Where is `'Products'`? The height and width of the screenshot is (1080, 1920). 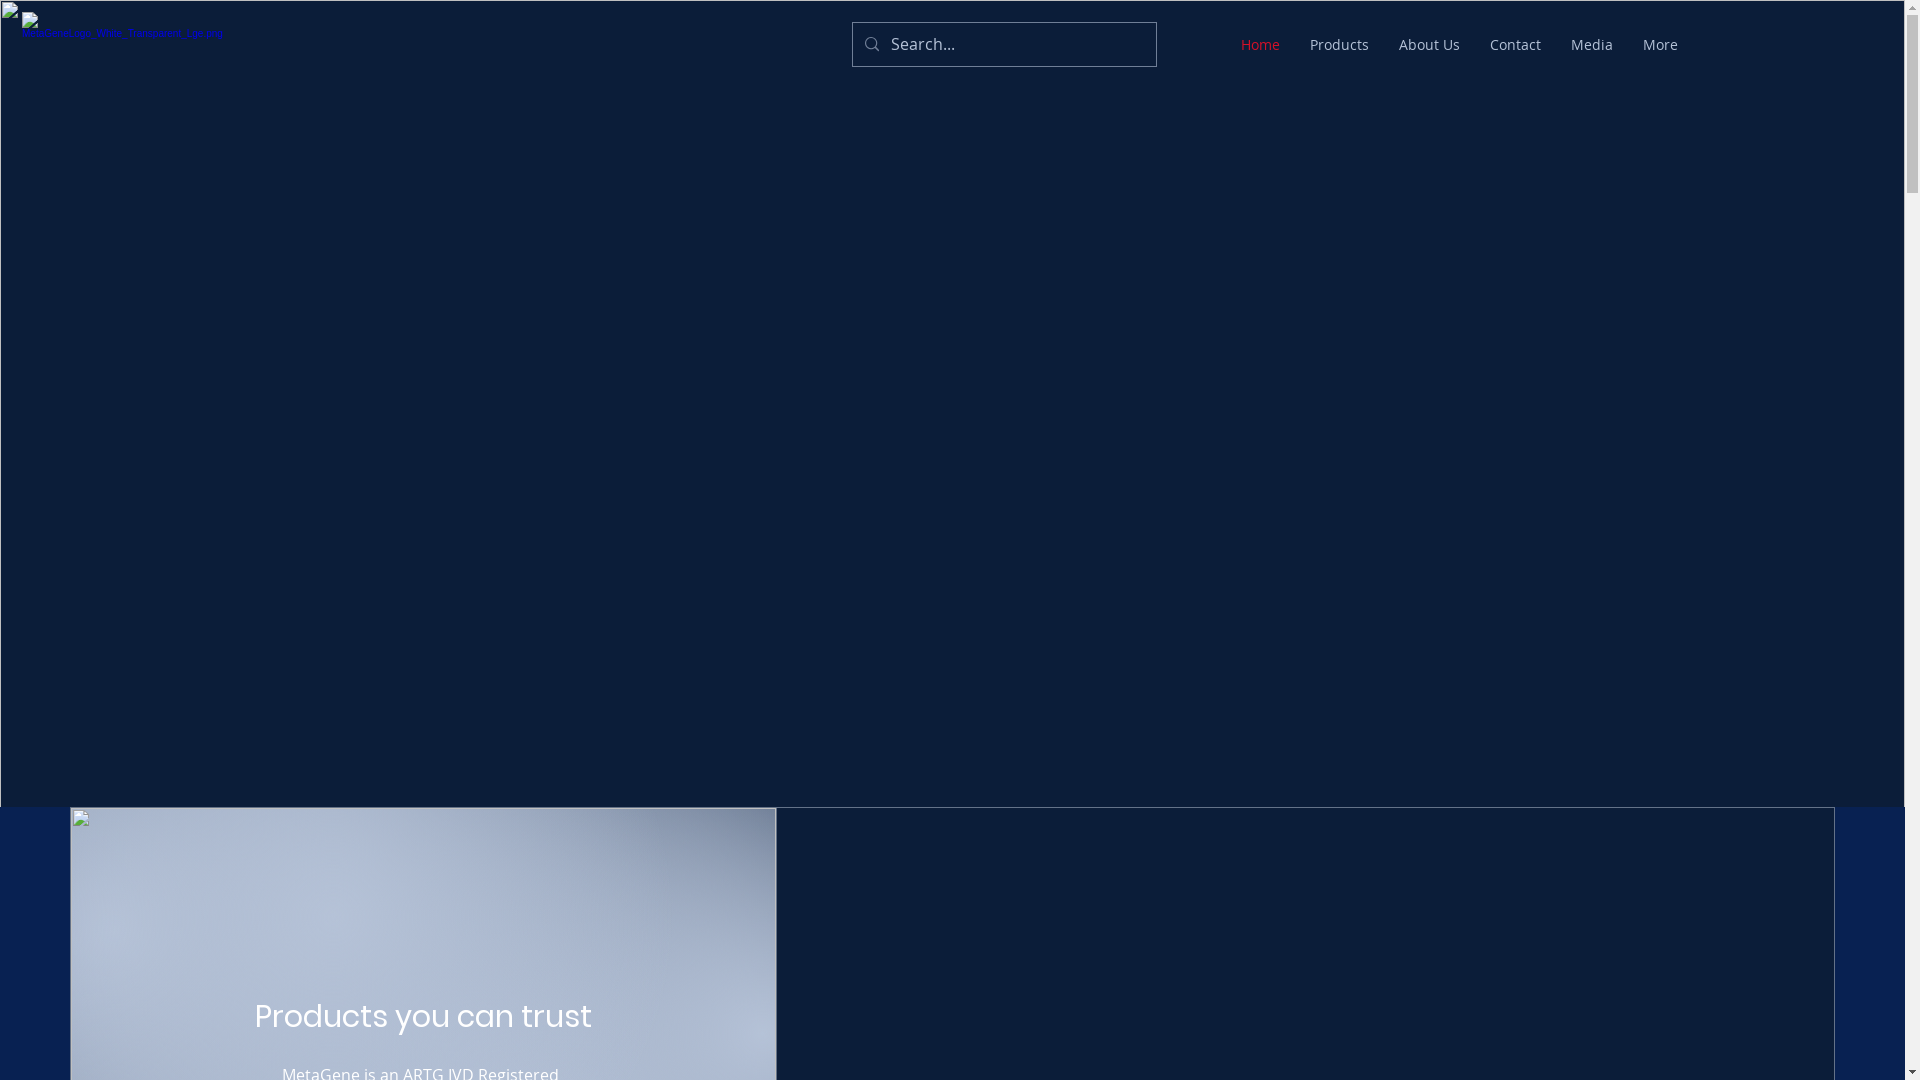 'Products' is located at coordinates (1339, 45).